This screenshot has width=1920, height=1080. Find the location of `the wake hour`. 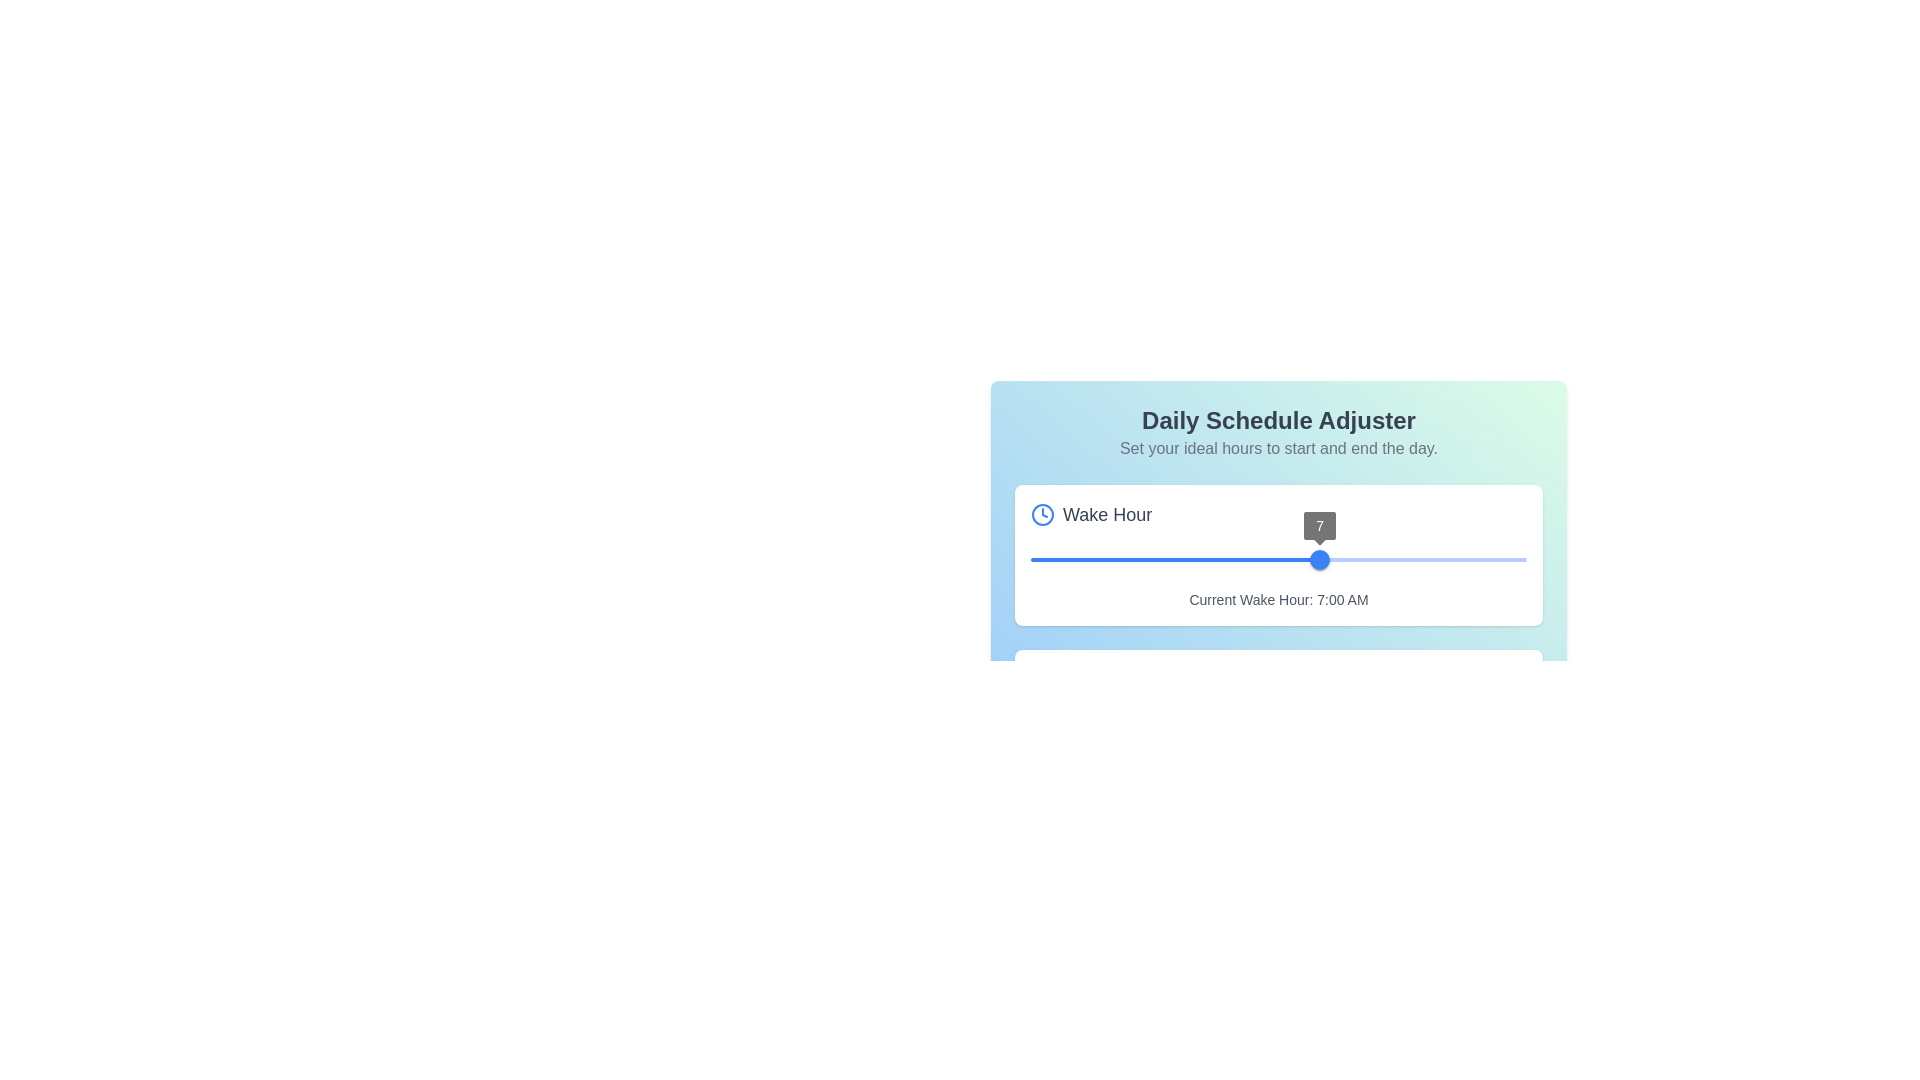

the wake hour is located at coordinates (1483, 559).